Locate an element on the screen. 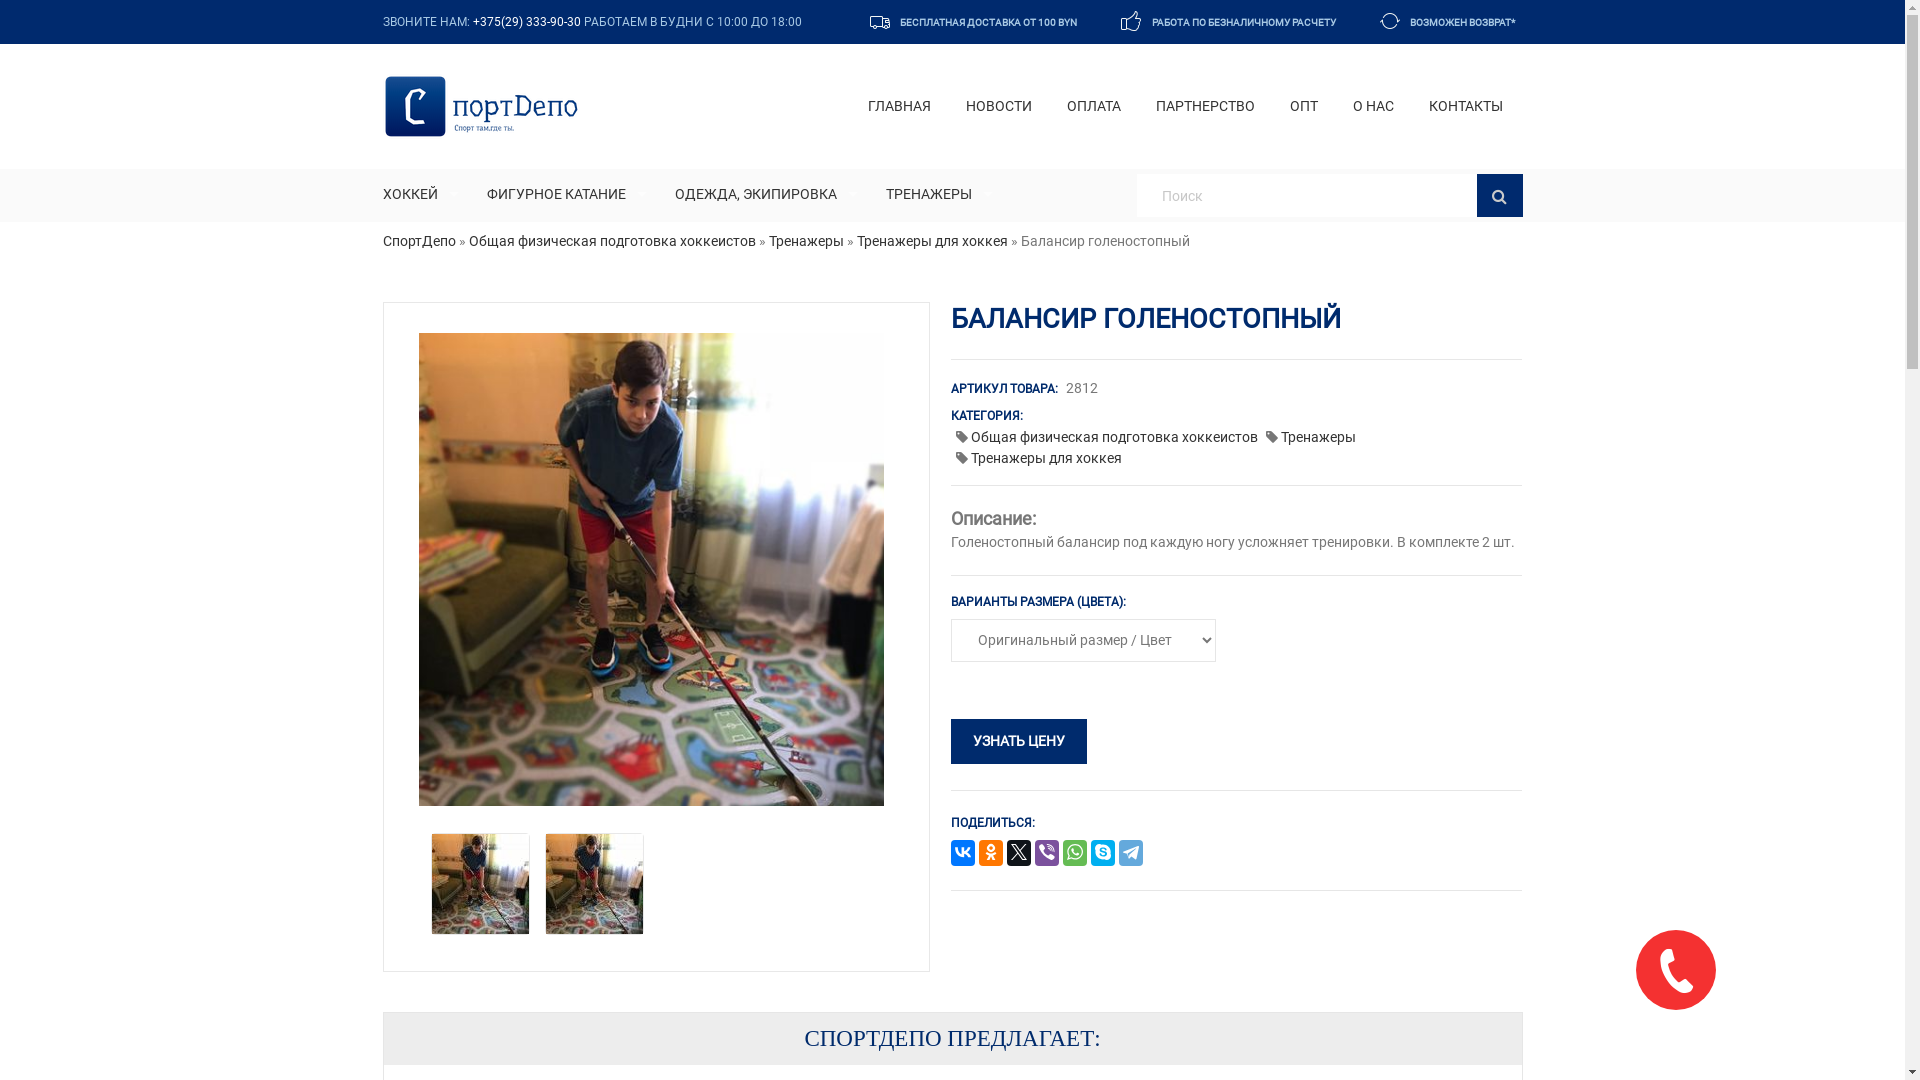 This screenshot has height=1080, width=1920. 'Skype' is located at coordinates (1102, 853).